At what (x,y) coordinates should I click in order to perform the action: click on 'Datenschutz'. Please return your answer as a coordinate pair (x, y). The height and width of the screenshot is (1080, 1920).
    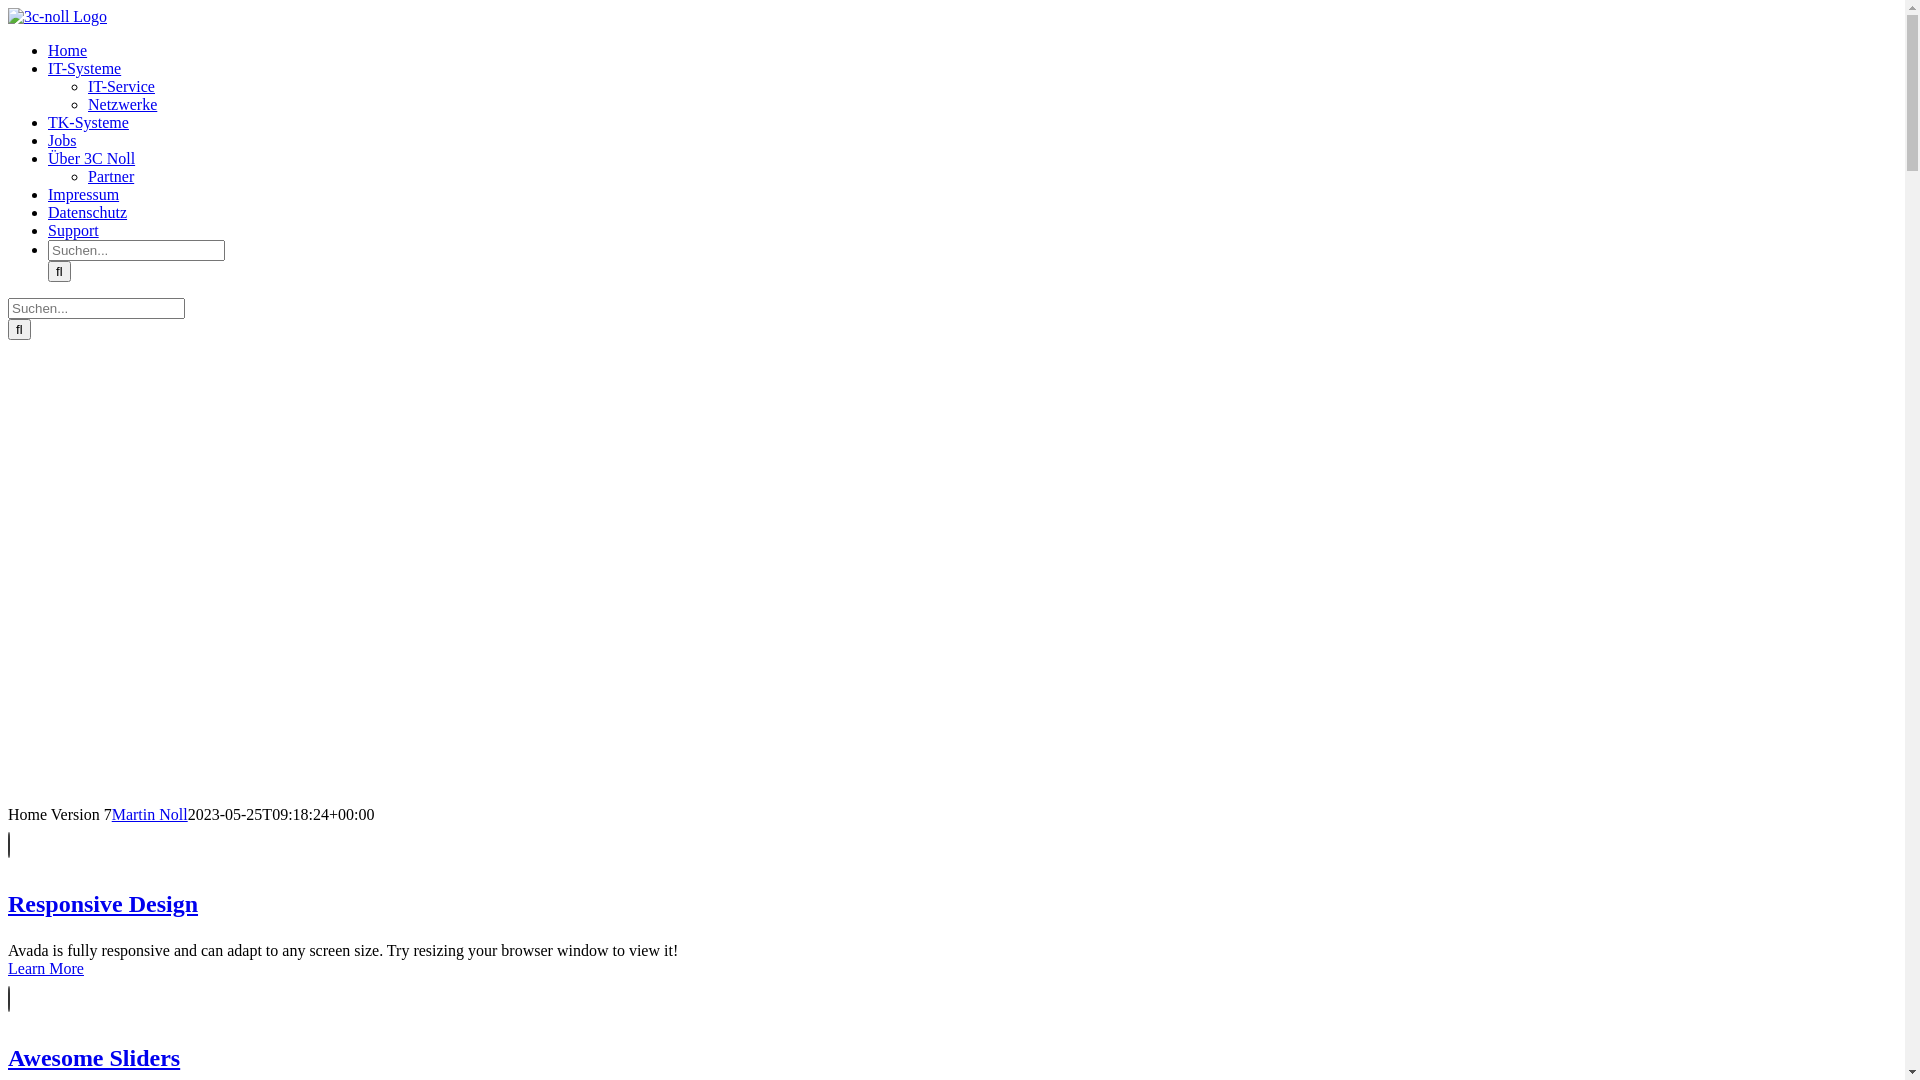
    Looking at the image, I should click on (86, 212).